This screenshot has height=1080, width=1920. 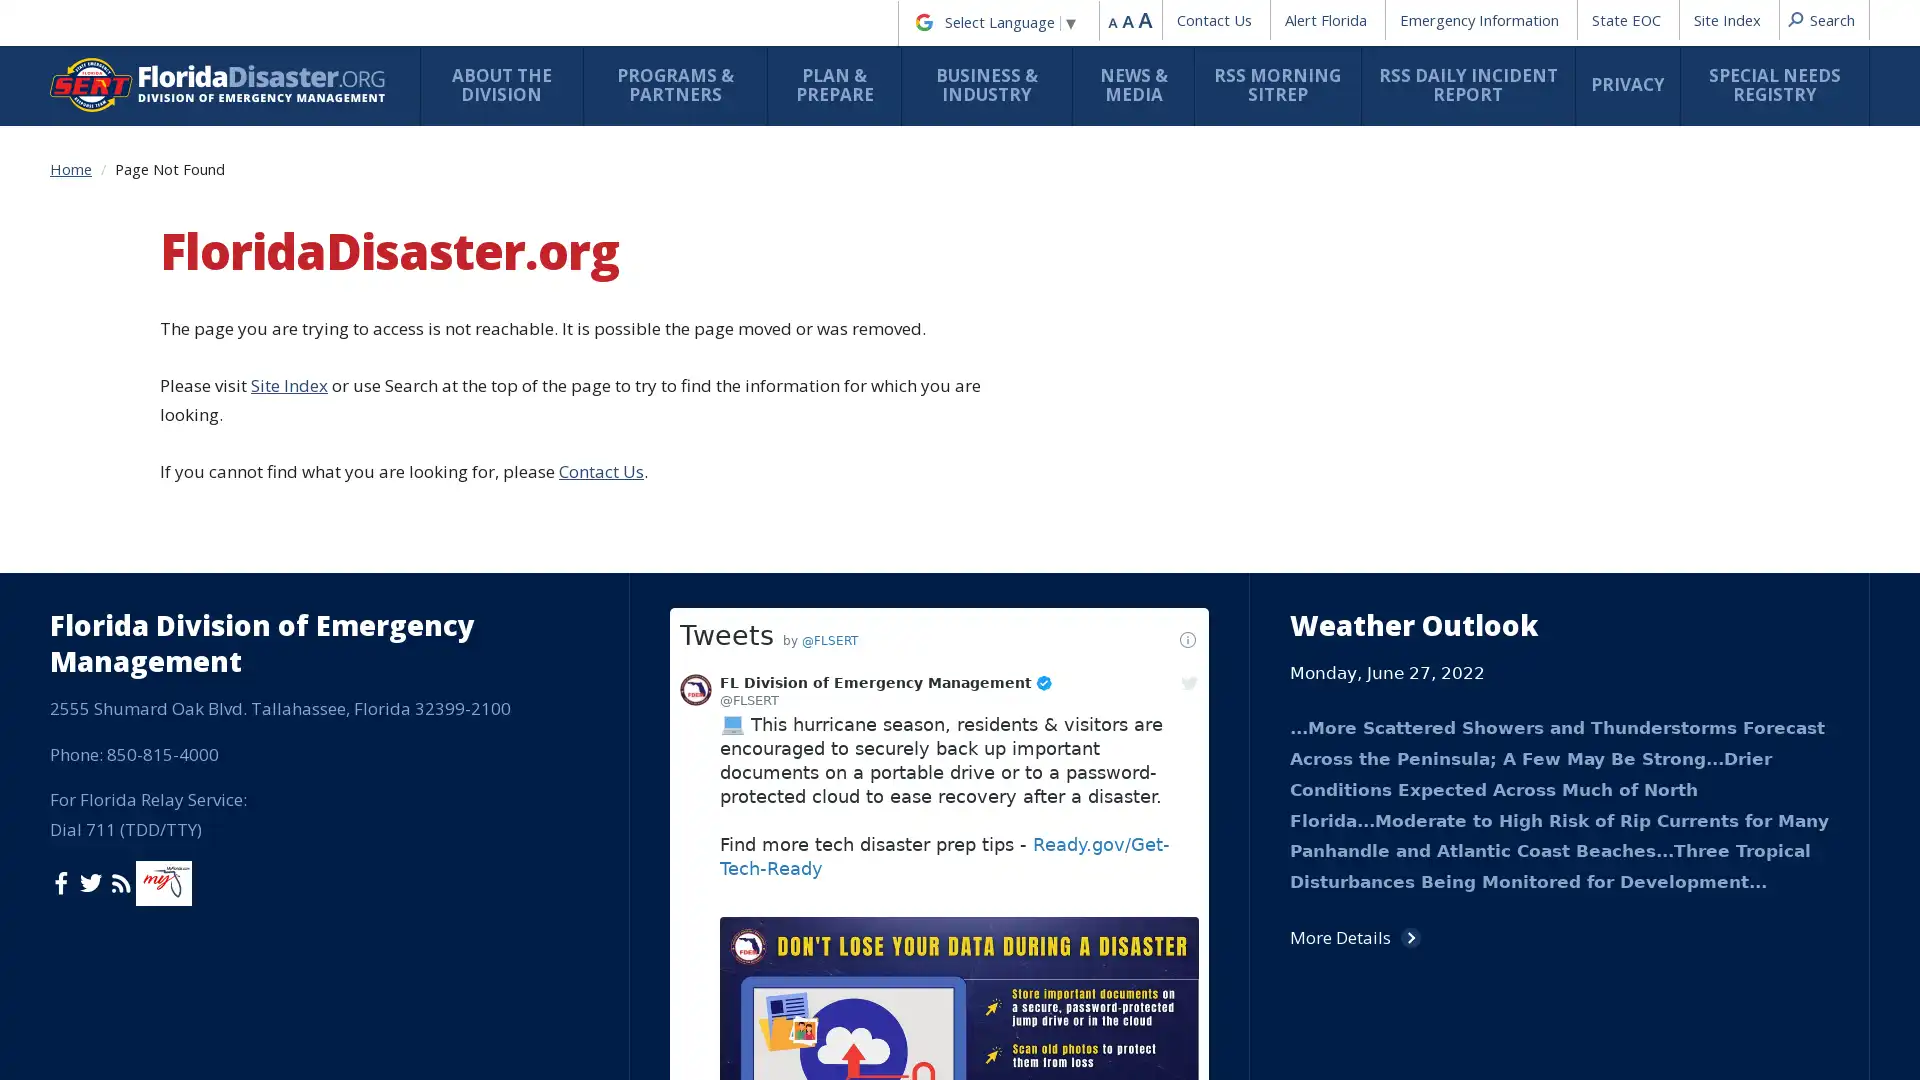 I want to click on Toggle More, so click(x=600, y=152).